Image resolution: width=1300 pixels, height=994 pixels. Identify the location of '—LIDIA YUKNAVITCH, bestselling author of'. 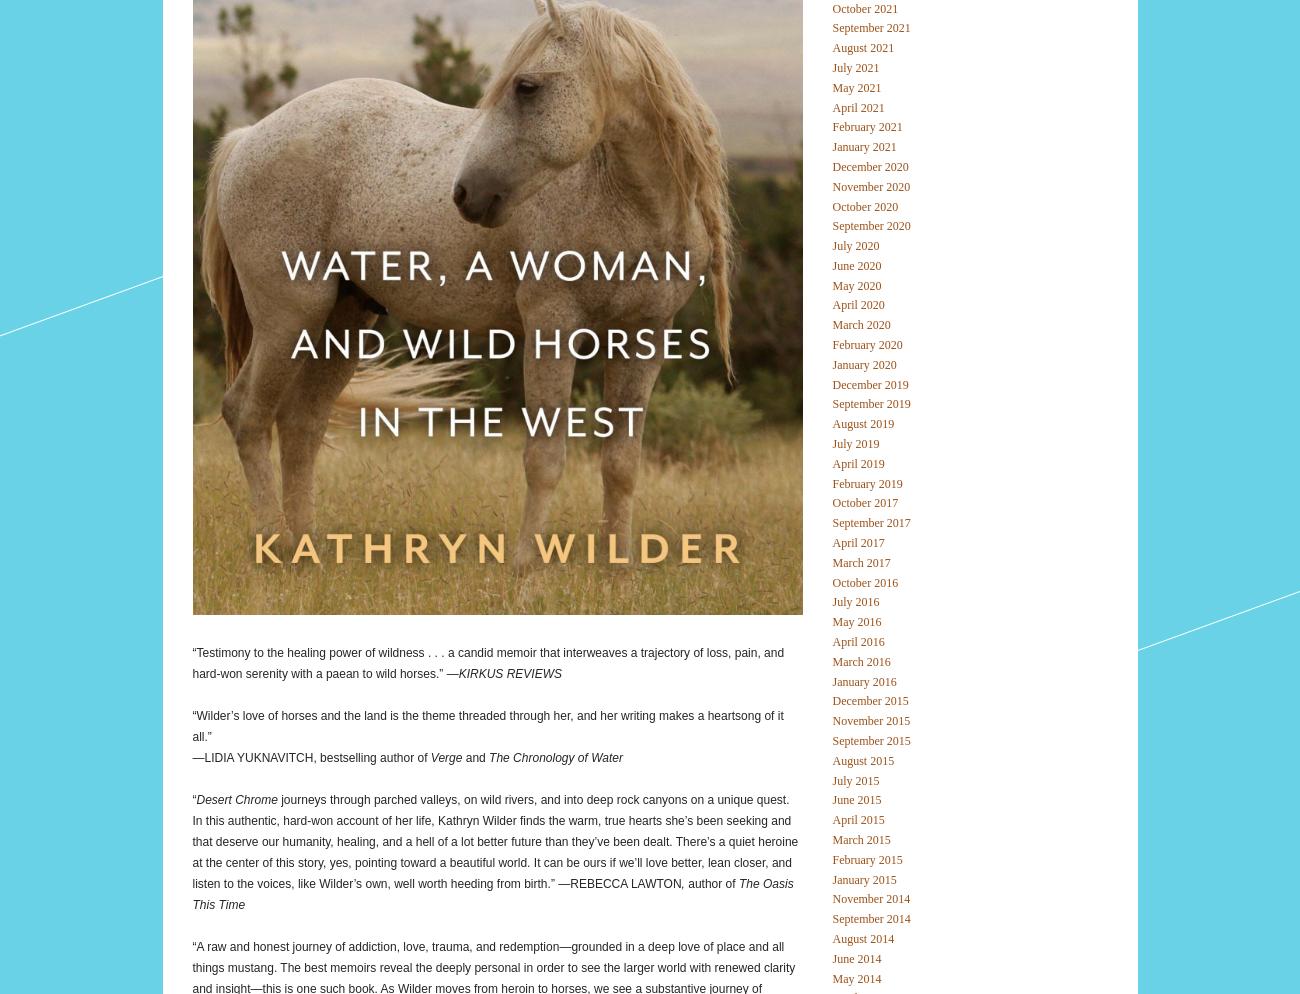
(310, 756).